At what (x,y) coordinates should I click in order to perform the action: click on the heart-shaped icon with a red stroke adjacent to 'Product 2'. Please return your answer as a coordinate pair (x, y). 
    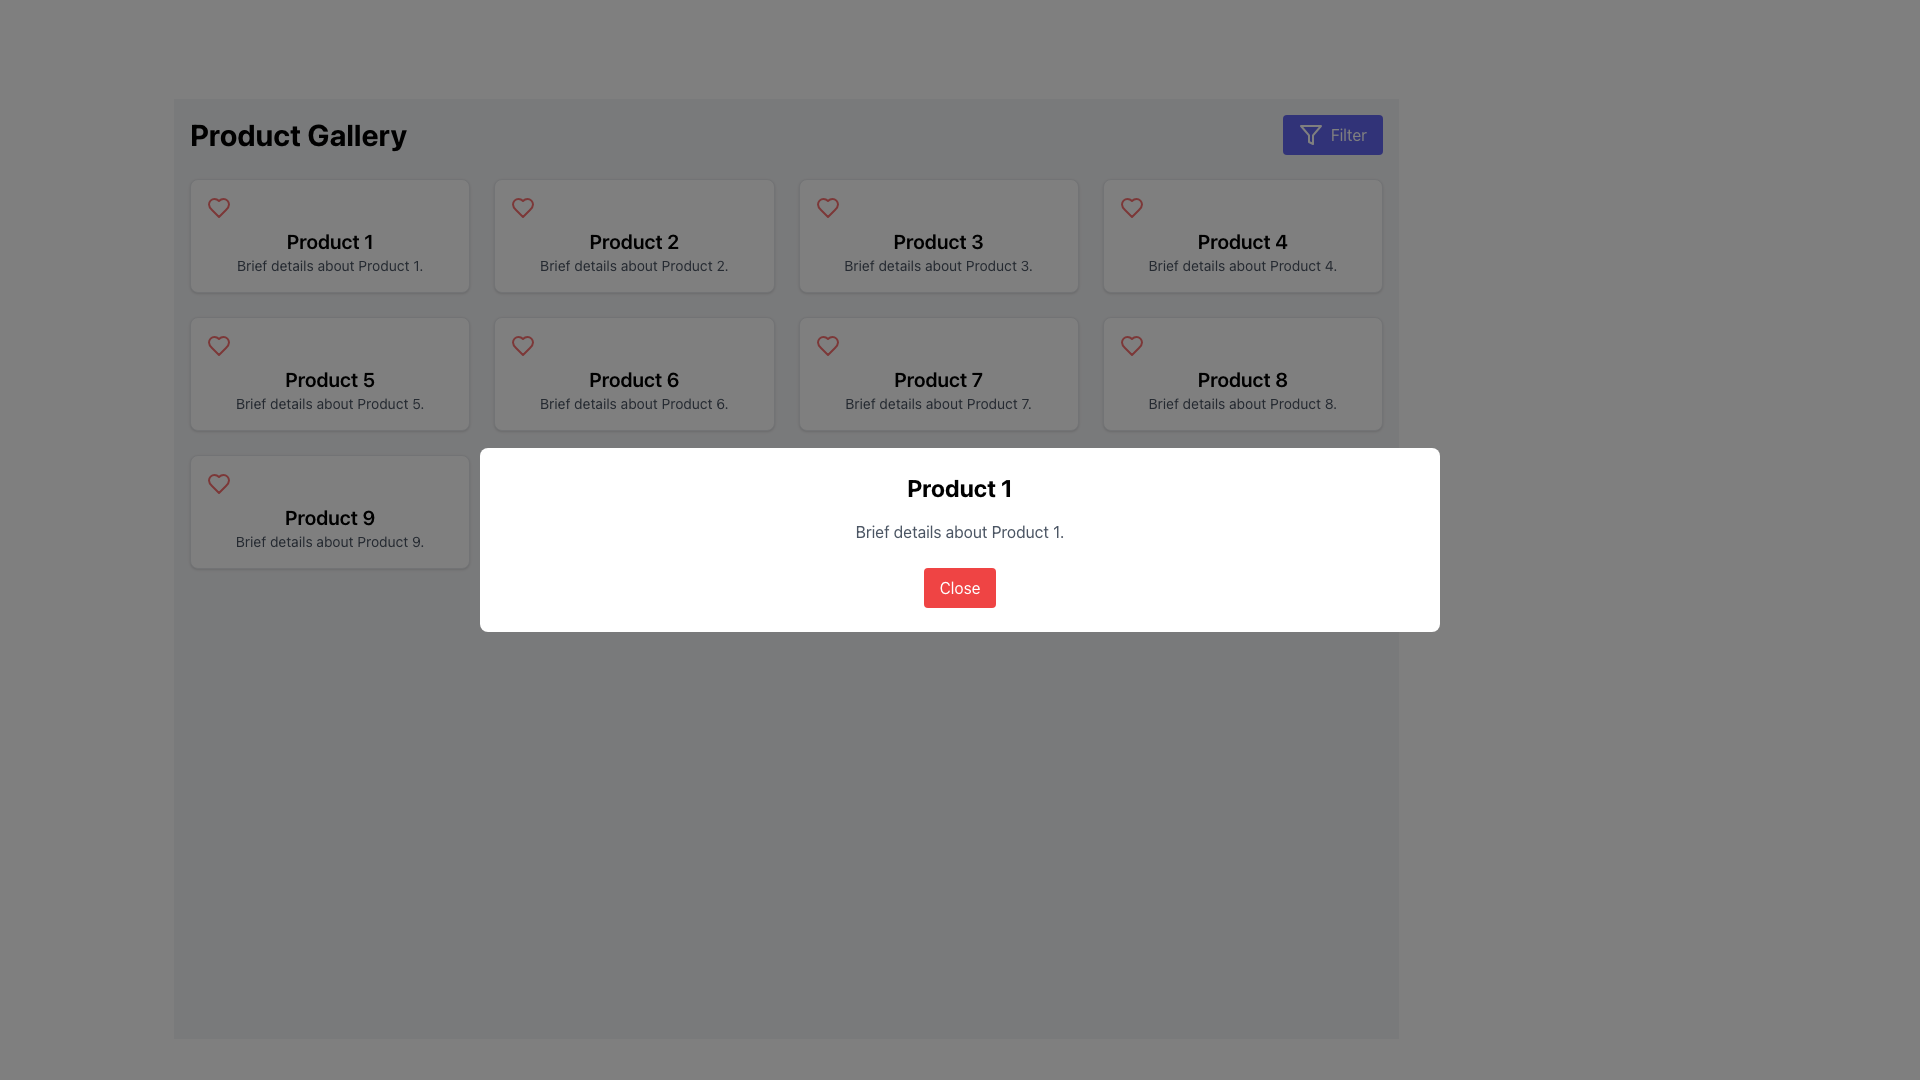
    Looking at the image, I should click on (523, 208).